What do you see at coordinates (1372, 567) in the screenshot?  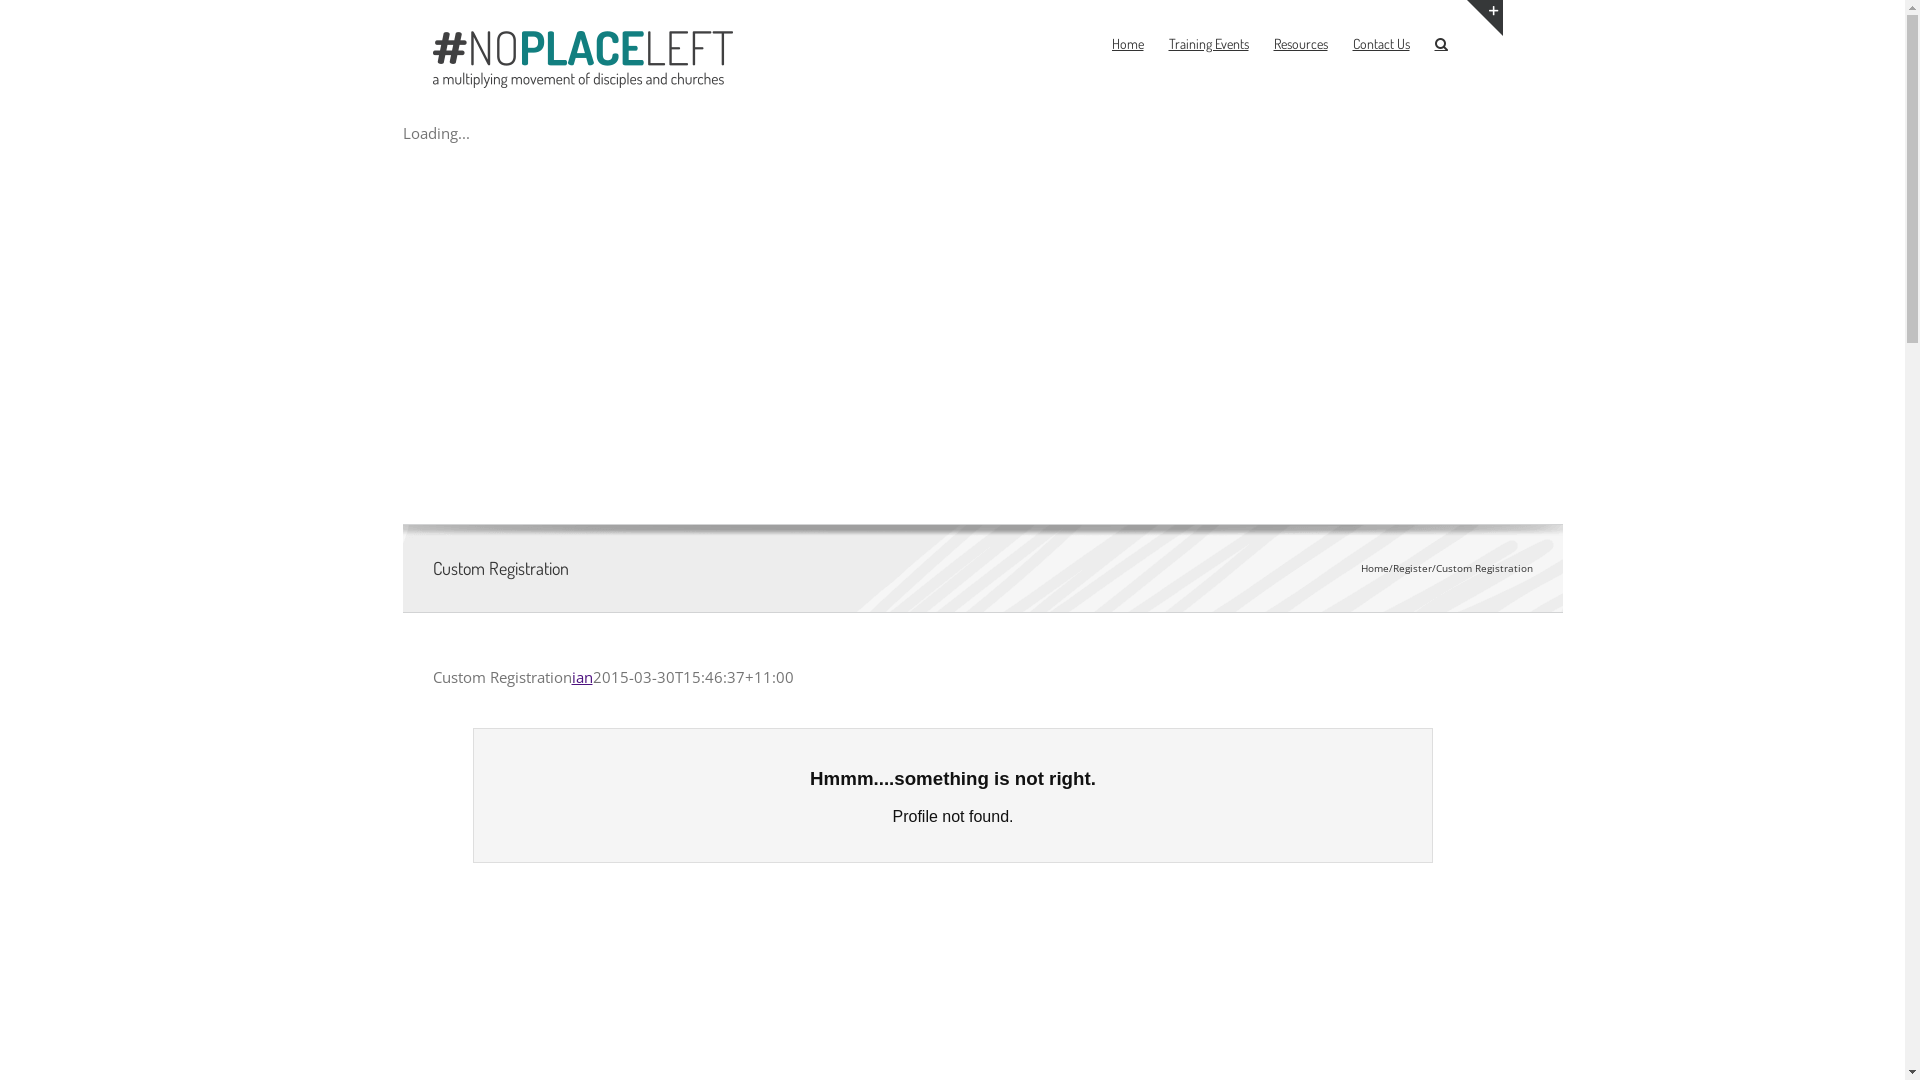 I see `'Home'` at bounding box center [1372, 567].